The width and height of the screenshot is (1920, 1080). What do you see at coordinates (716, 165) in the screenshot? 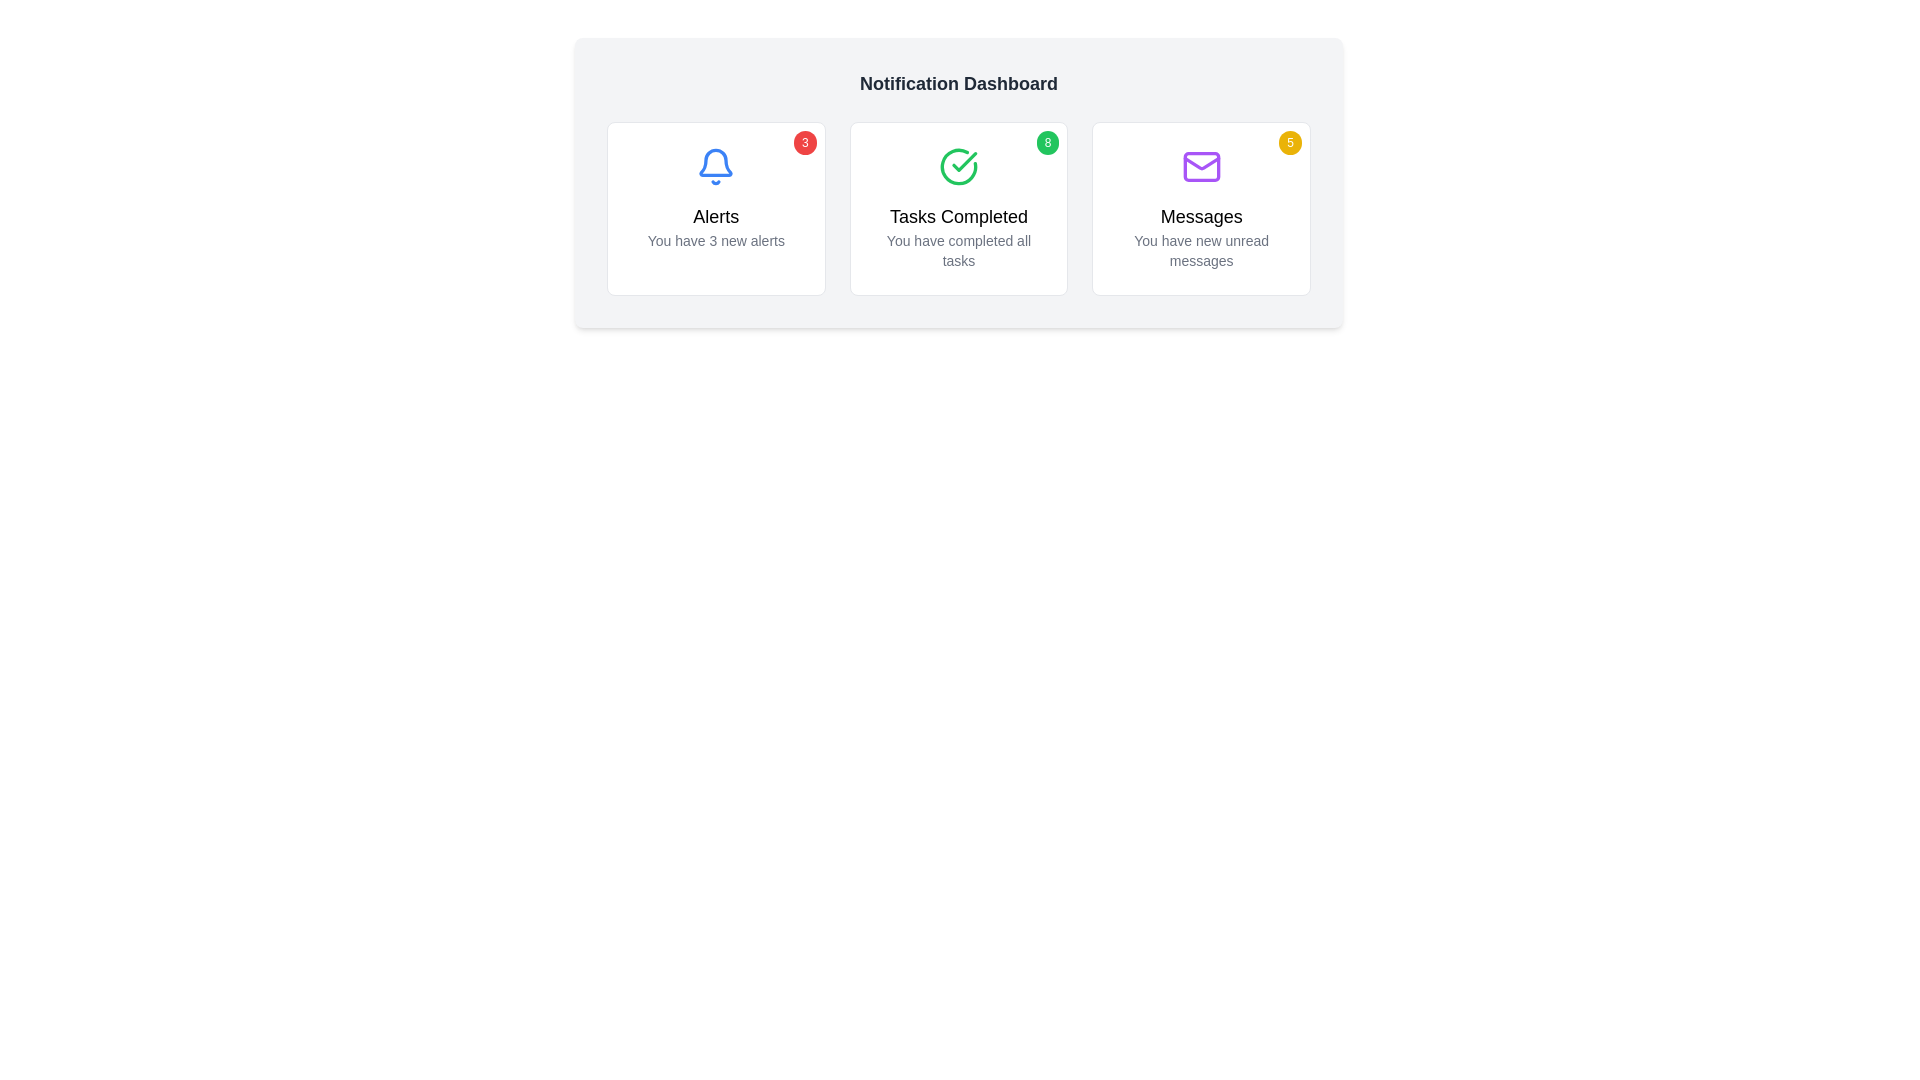
I see `the content of the bell icon located at the top center of the 'Alerts' card, which indicates the number of new notifications` at bounding box center [716, 165].